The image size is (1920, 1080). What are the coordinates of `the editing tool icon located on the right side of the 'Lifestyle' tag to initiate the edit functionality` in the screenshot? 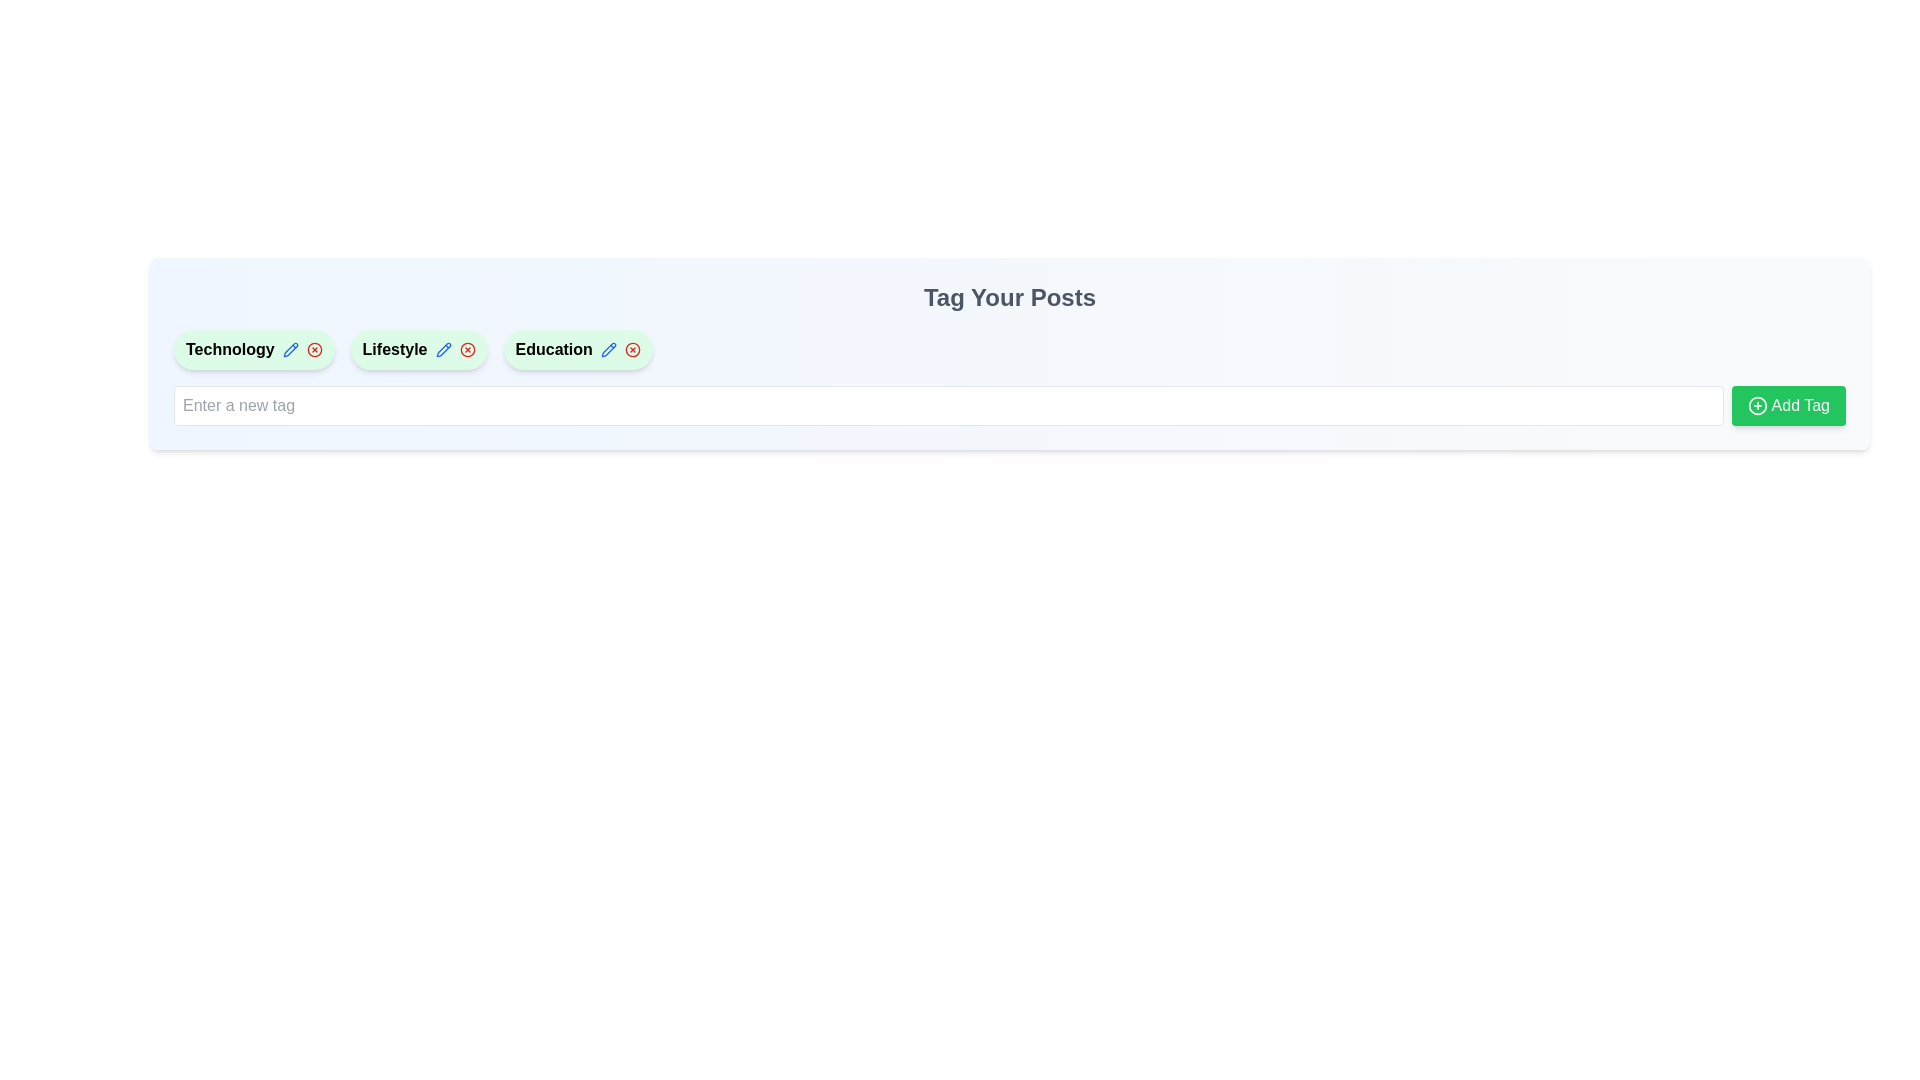 It's located at (442, 349).